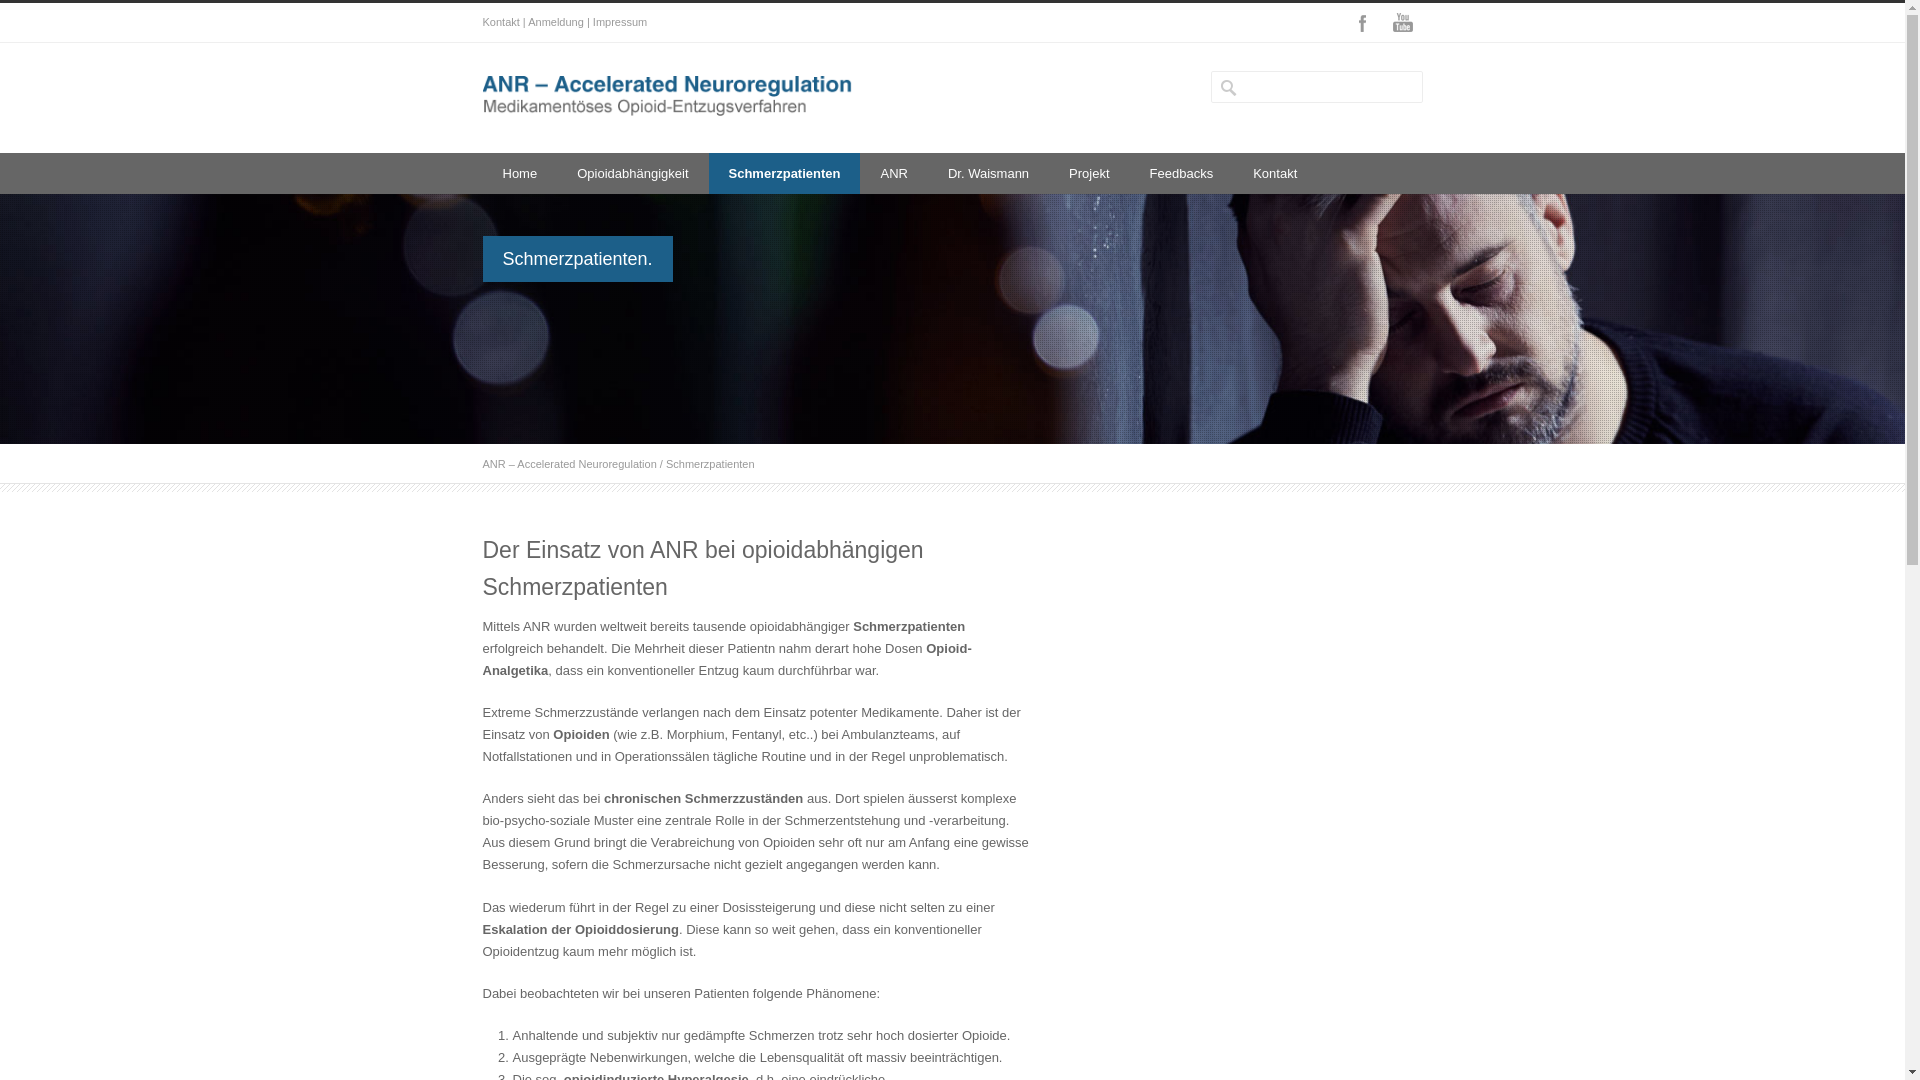 Image resolution: width=1920 pixels, height=1080 pixels. Describe the element at coordinates (1361, 23) in the screenshot. I see `'Facebook'` at that location.